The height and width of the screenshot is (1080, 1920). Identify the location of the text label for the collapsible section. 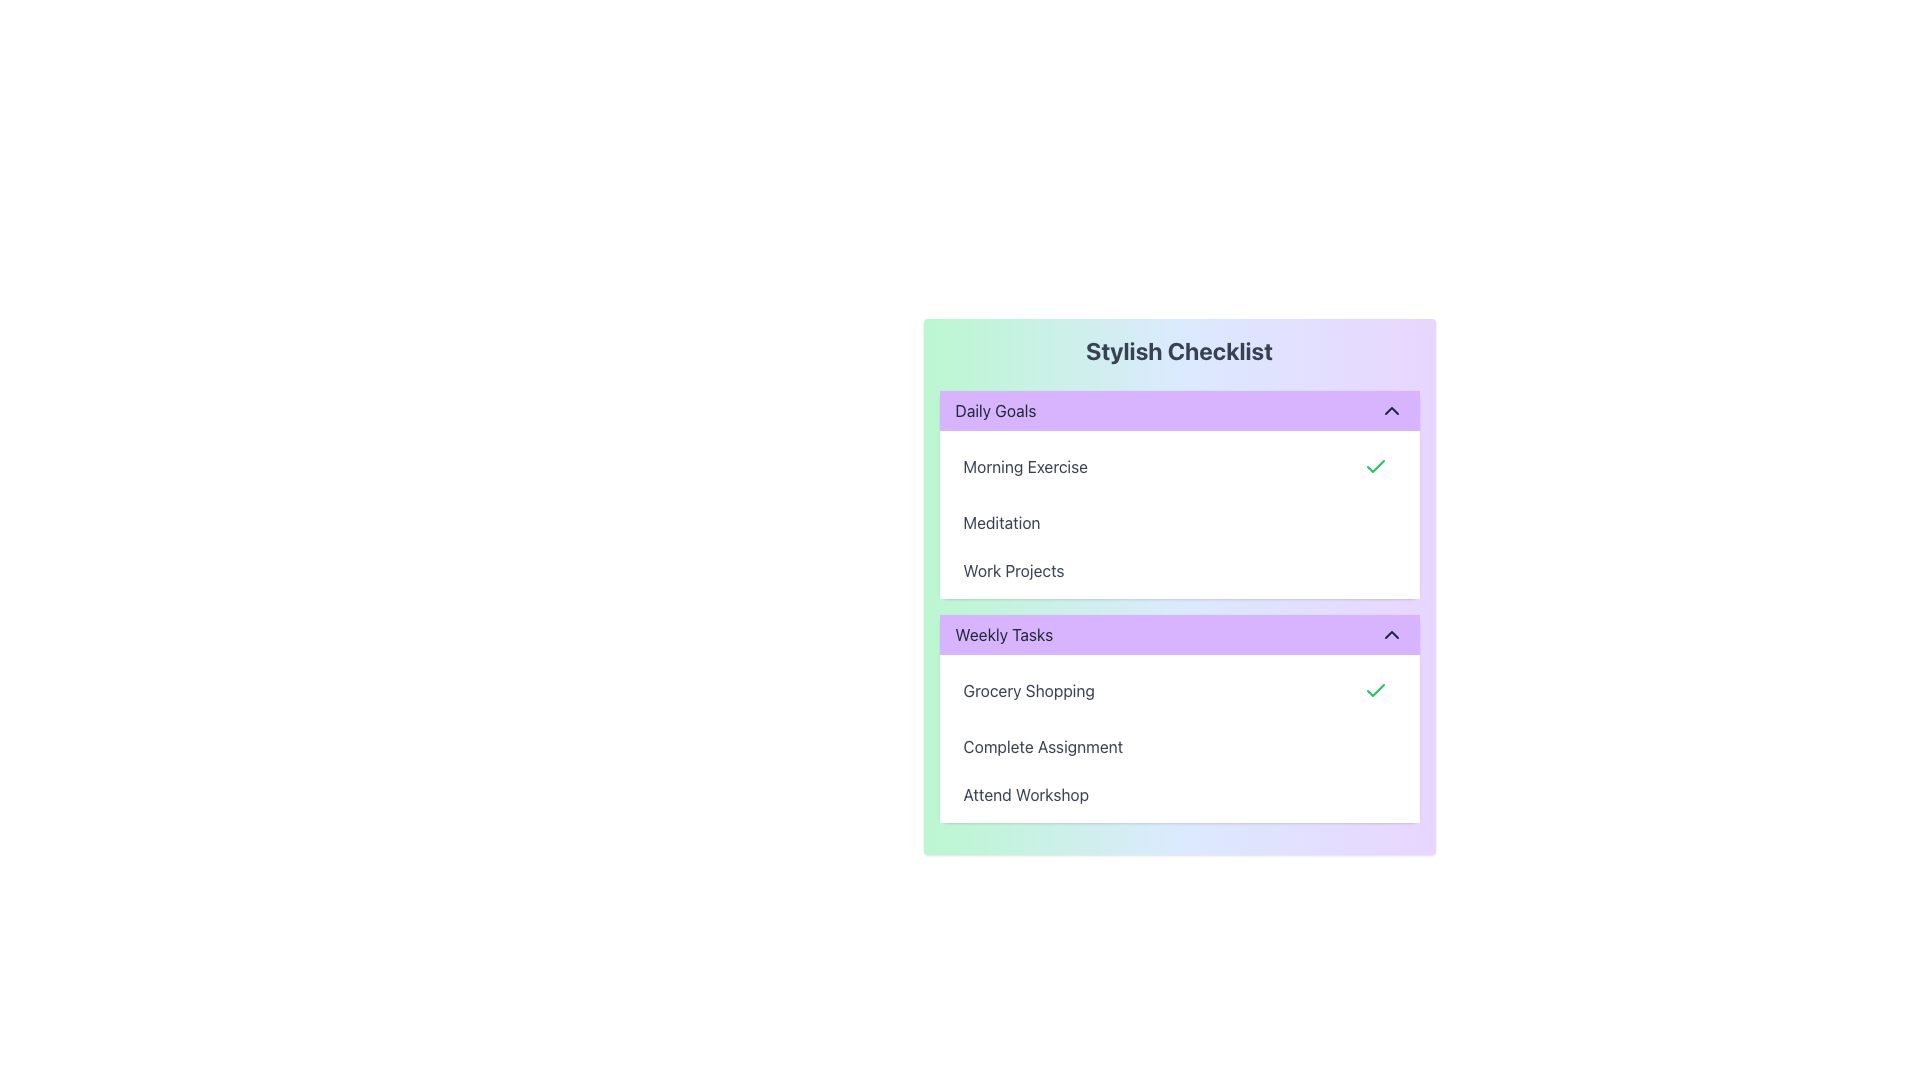
(1003, 635).